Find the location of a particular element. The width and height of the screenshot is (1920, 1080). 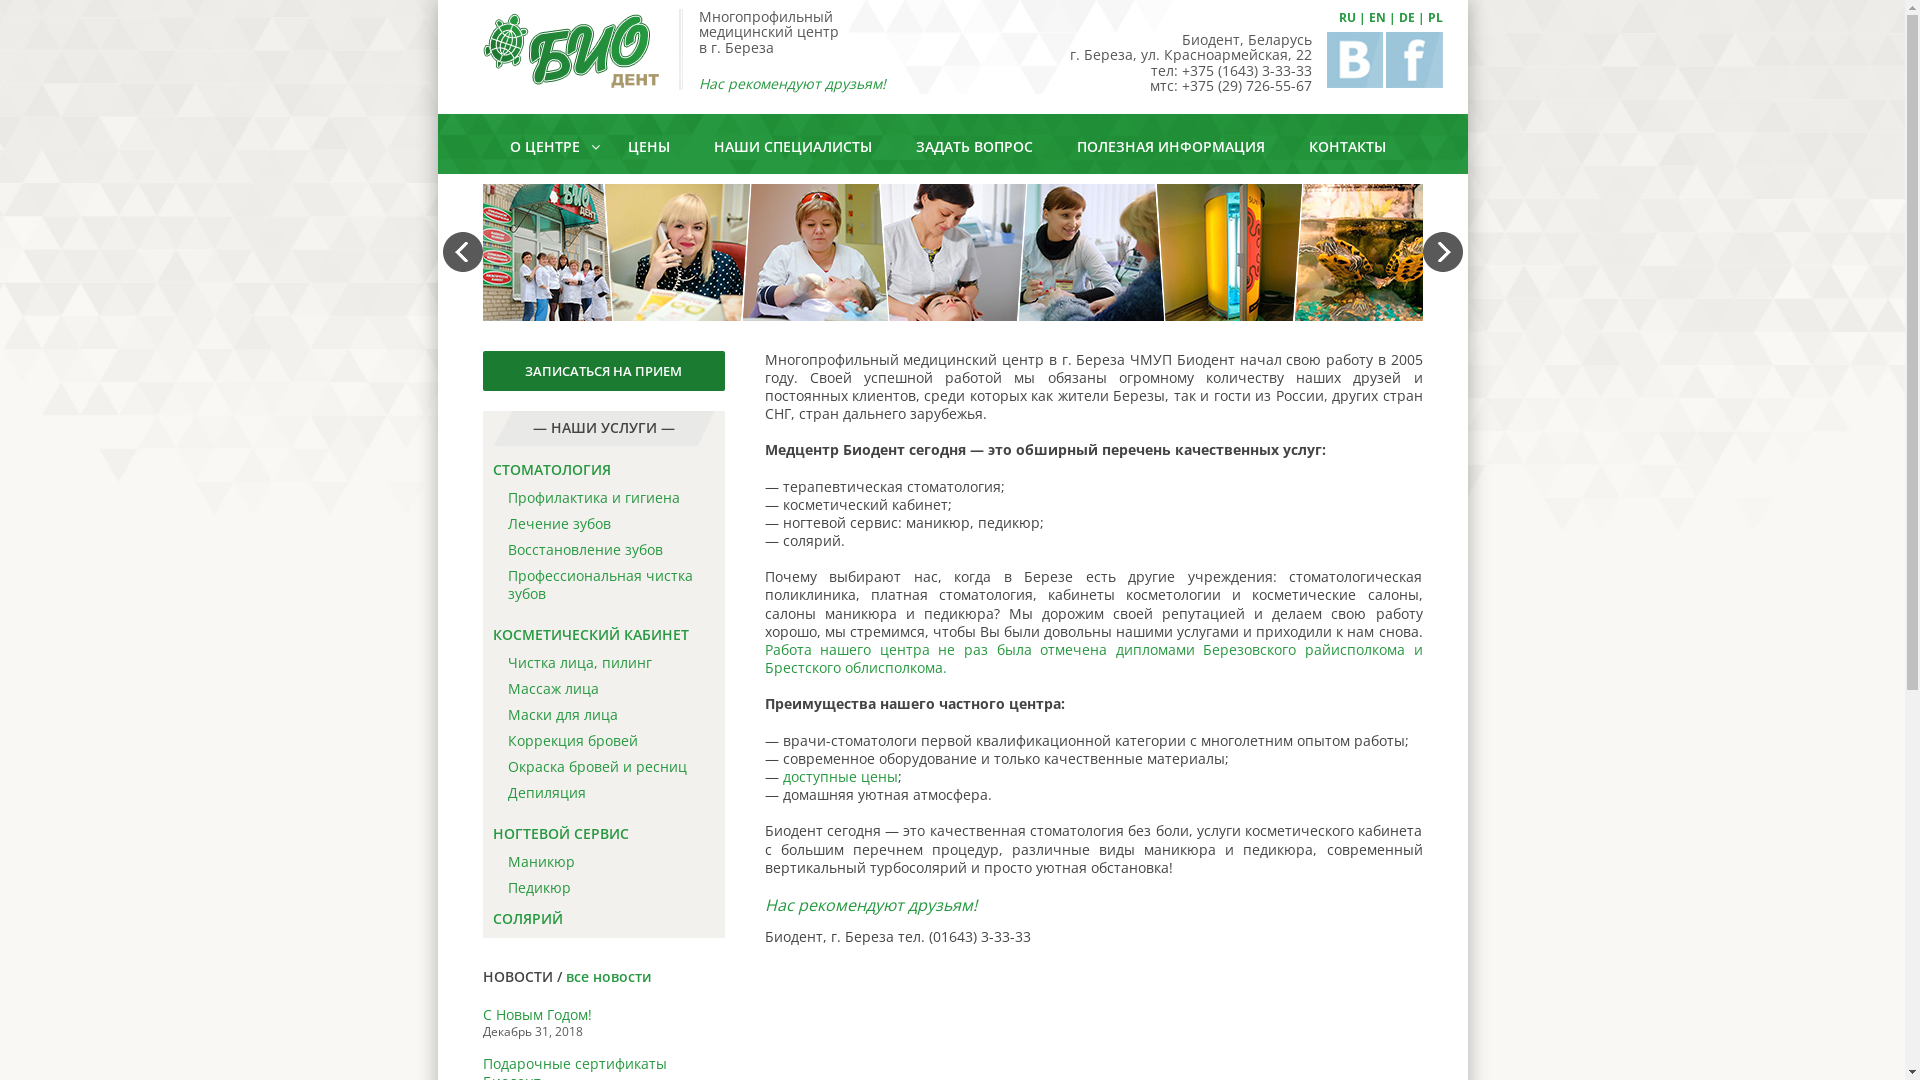

'DE' is located at coordinates (1405, 17).